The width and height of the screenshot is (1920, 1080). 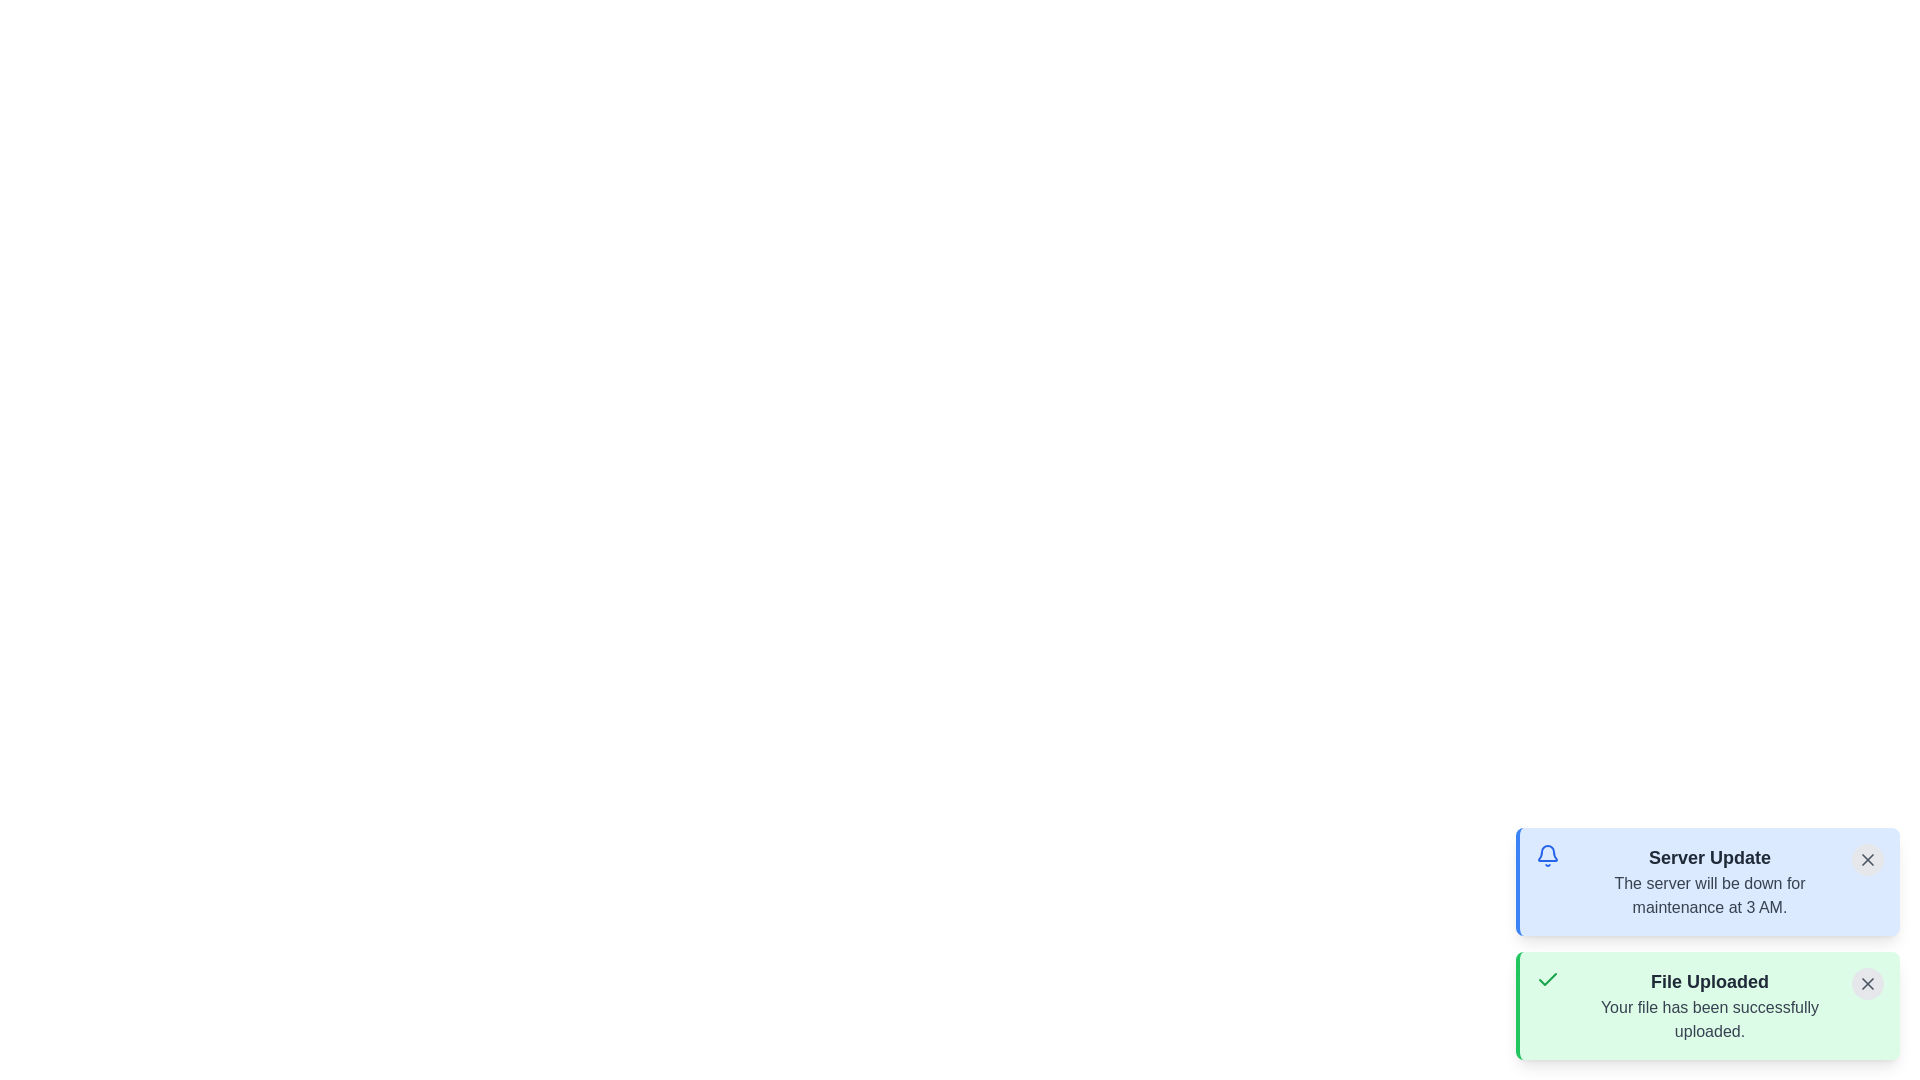 I want to click on the text label that reads 'Your file has been successfully uploaded.' which is styled with gray color and located below the bold header 'File Uploaded' in the bottom right of the interface, so click(x=1708, y=1019).